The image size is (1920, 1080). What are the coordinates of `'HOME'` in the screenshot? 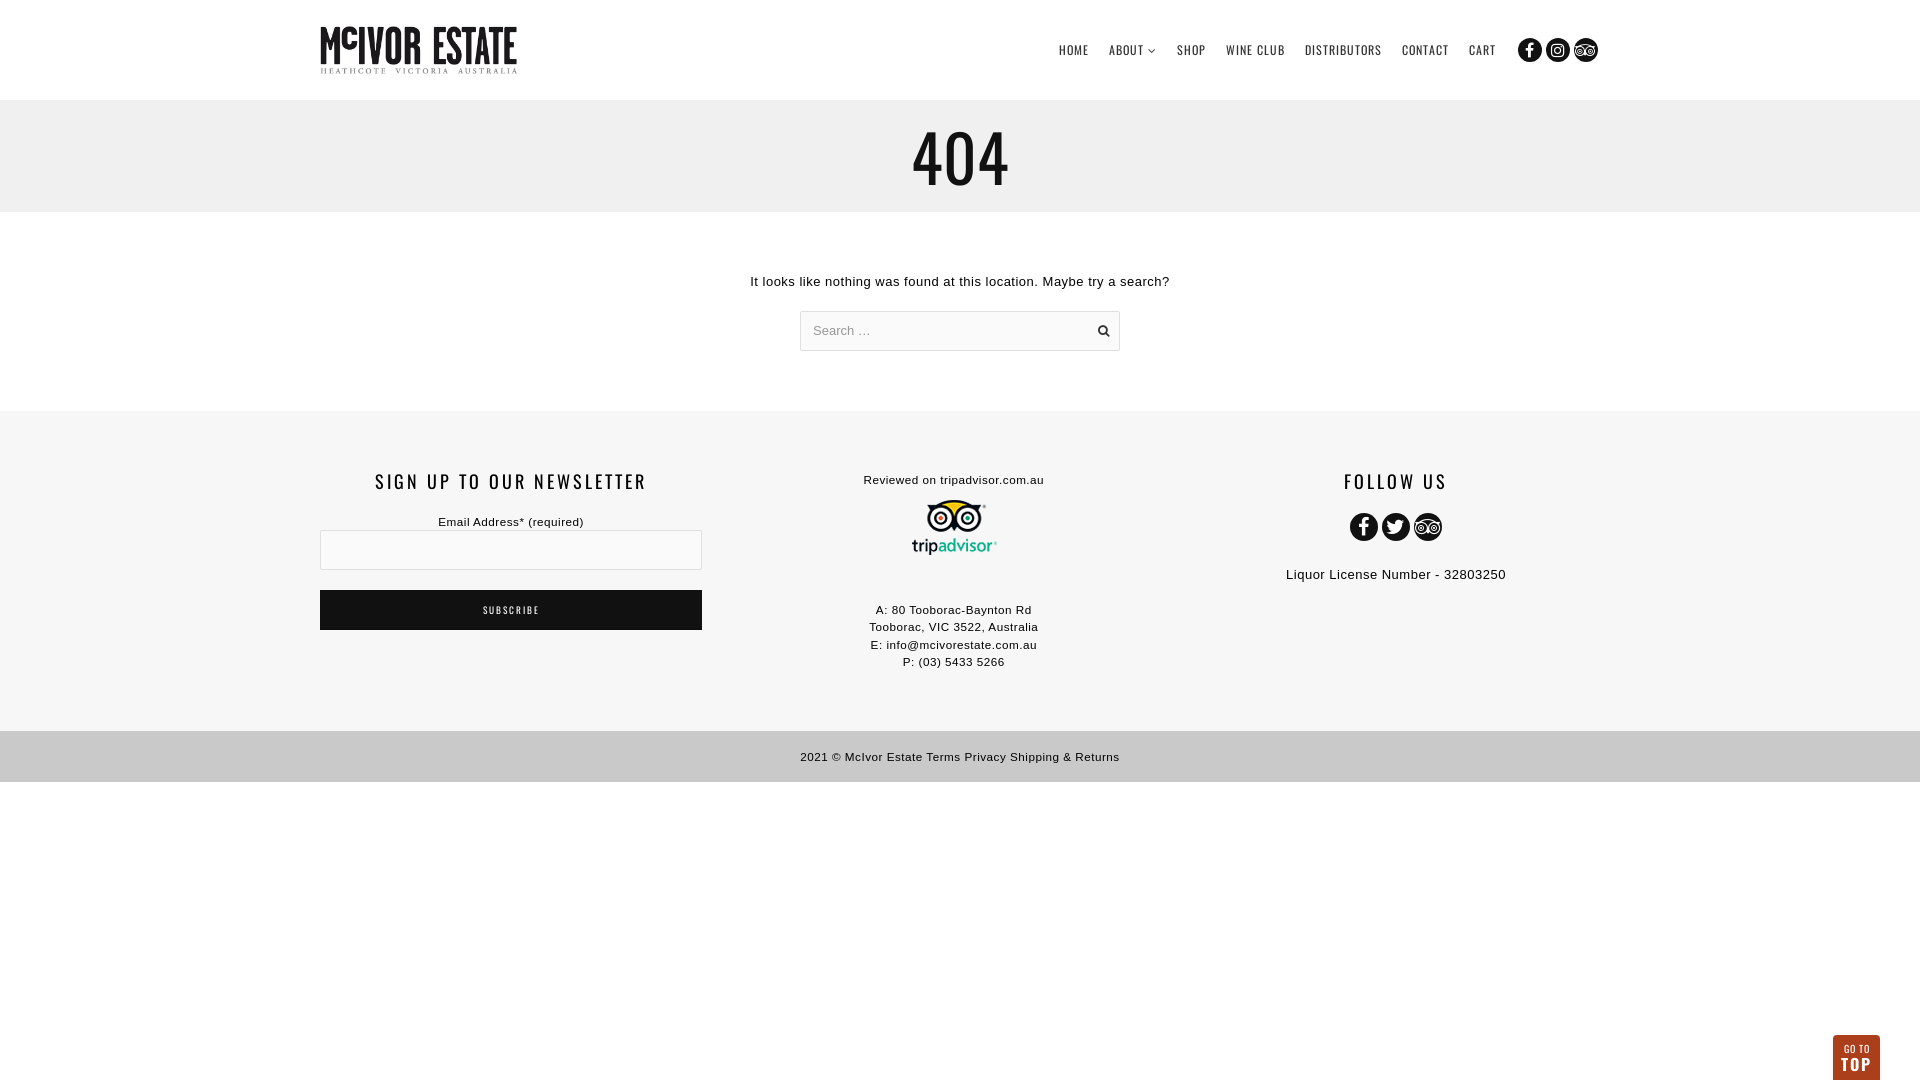 It's located at (1073, 49).